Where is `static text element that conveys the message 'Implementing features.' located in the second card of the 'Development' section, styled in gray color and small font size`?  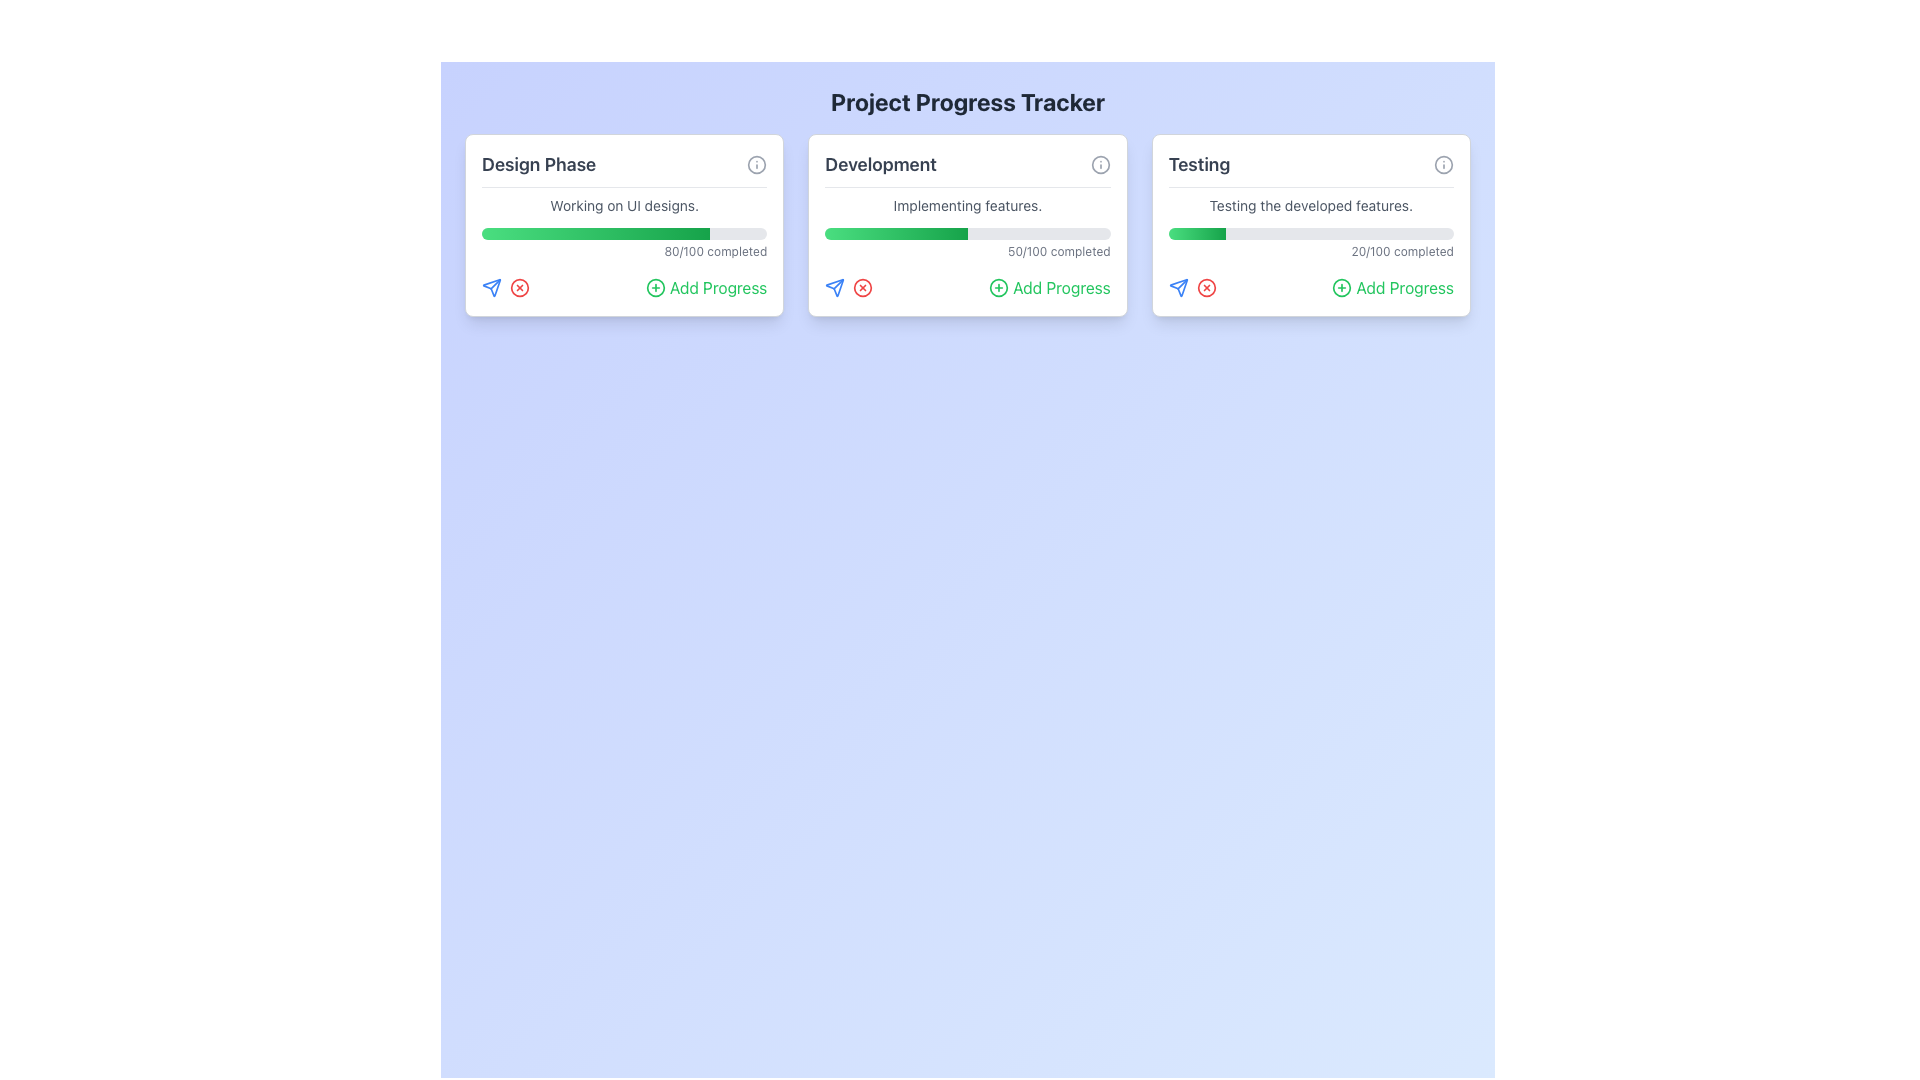
static text element that conveys the message 'Implementing features.' located in the second card of the 'Development' section, styled in gray color and small font size is located at coordinates (968, 205).